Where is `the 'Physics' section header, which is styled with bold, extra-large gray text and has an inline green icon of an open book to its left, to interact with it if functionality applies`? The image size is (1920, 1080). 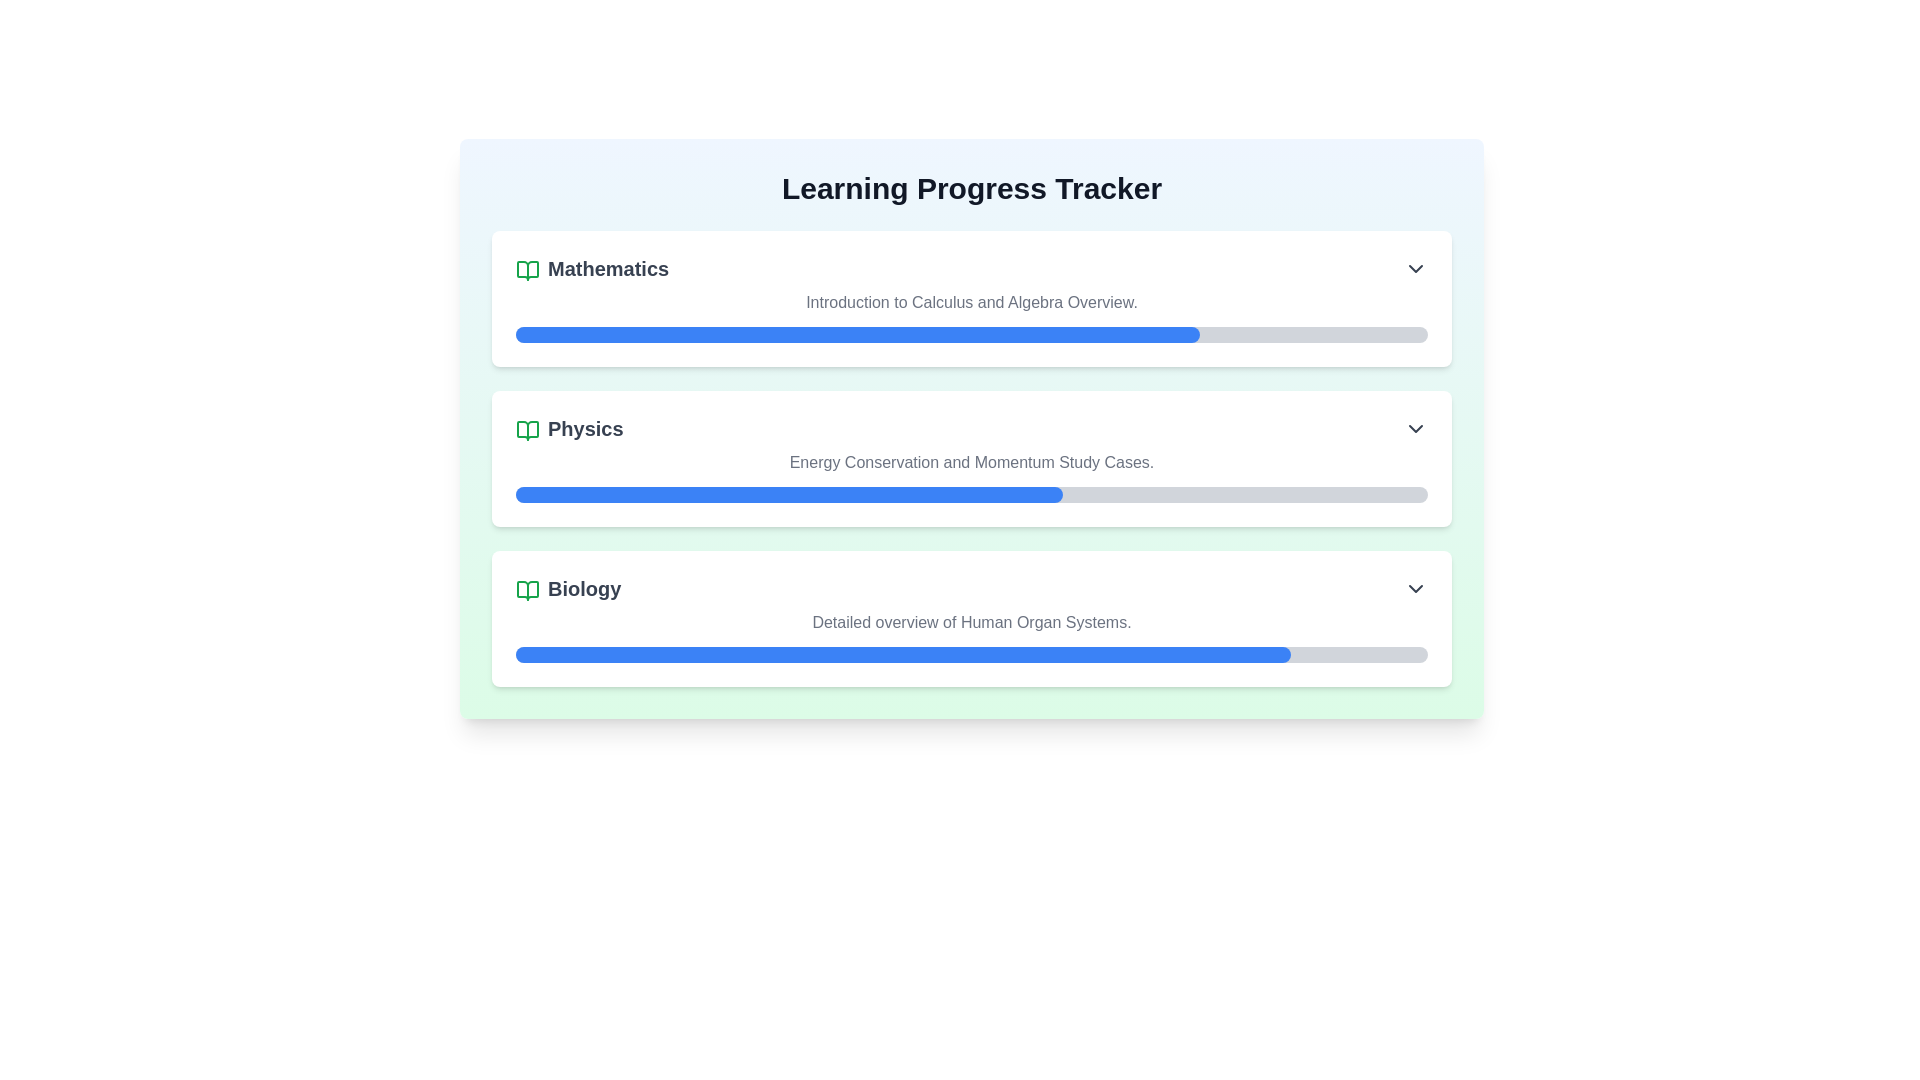
the 'Physics' section header, which is styled with bold, extra-large gray text and has an inline green icon of an open book to its left, to interact with it if functionality applies is located at coordinates (568, 427).